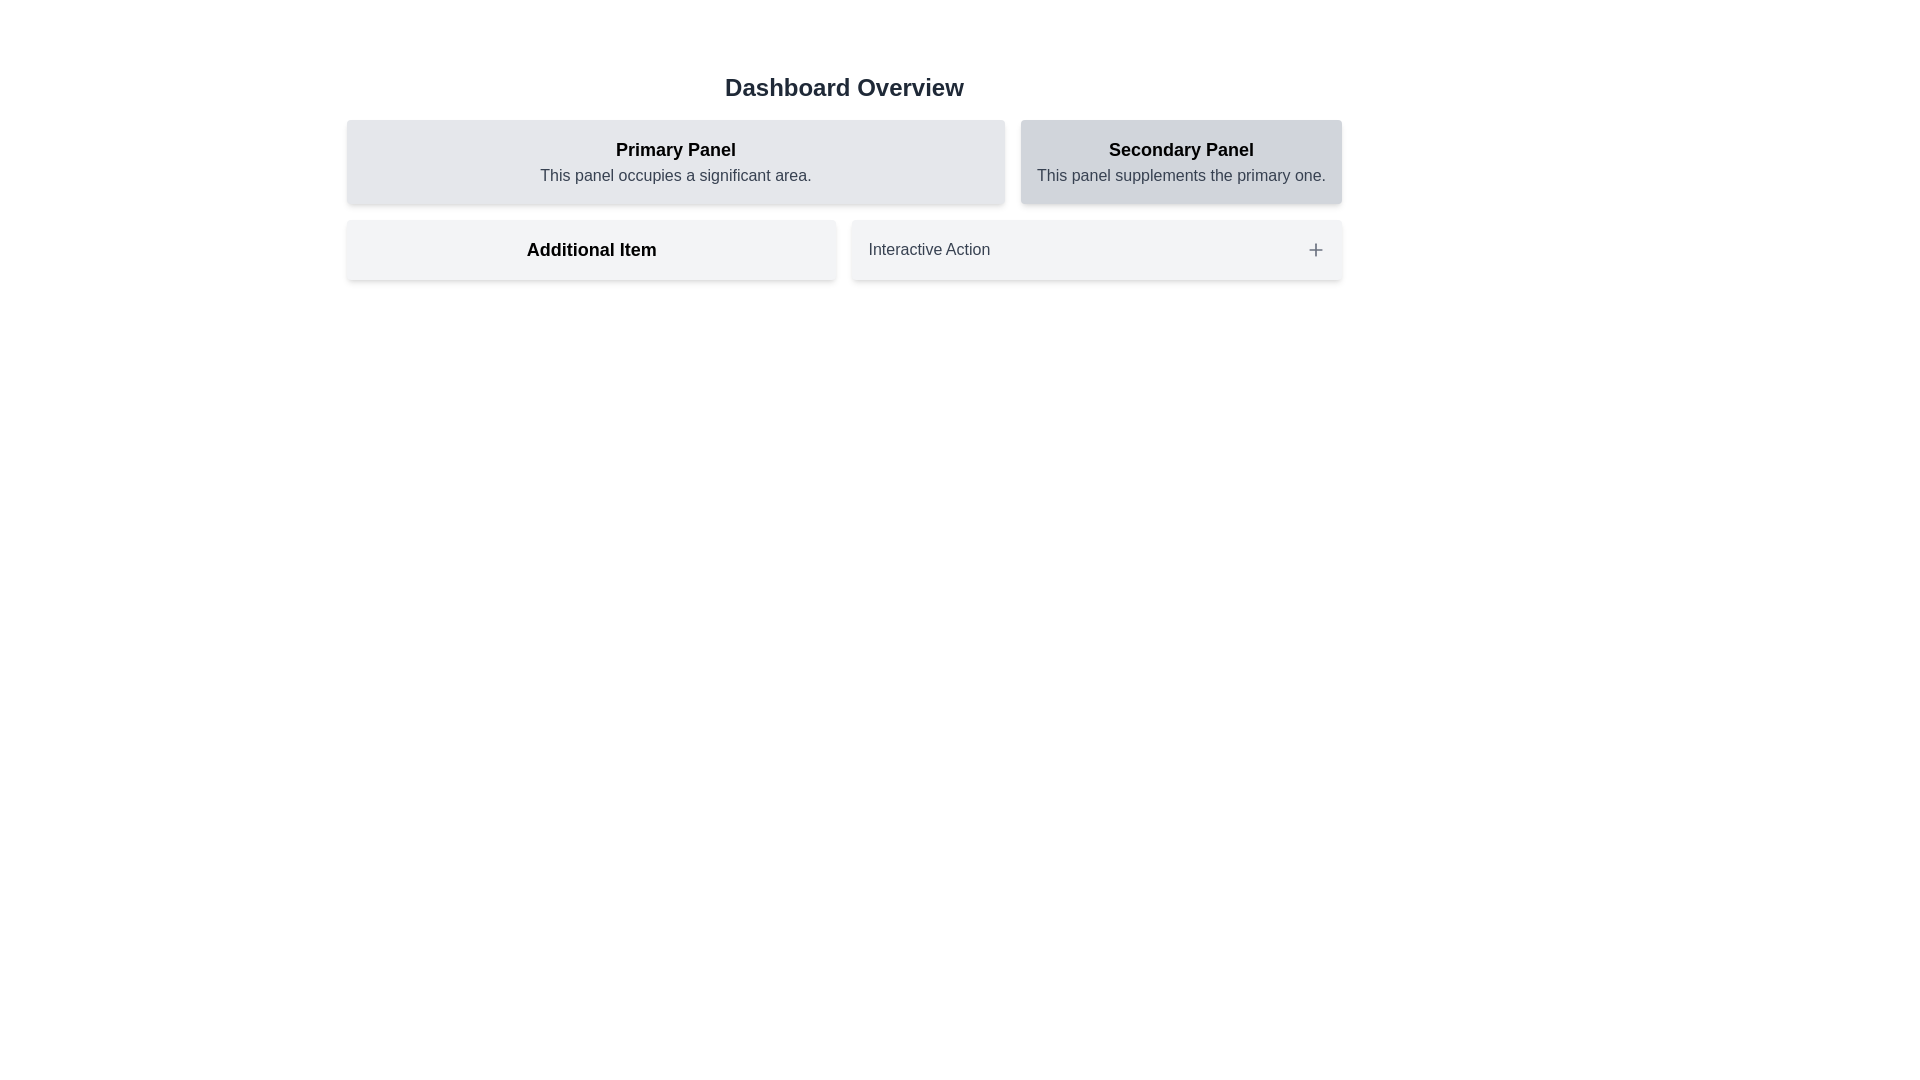  Describe the element at coordinates (1181, 149) in the screenshot. I see `the 'Secondary Panel' text label, which is styled in bold and enlarged font, located in the top-right quadrant of the interface` at that location.